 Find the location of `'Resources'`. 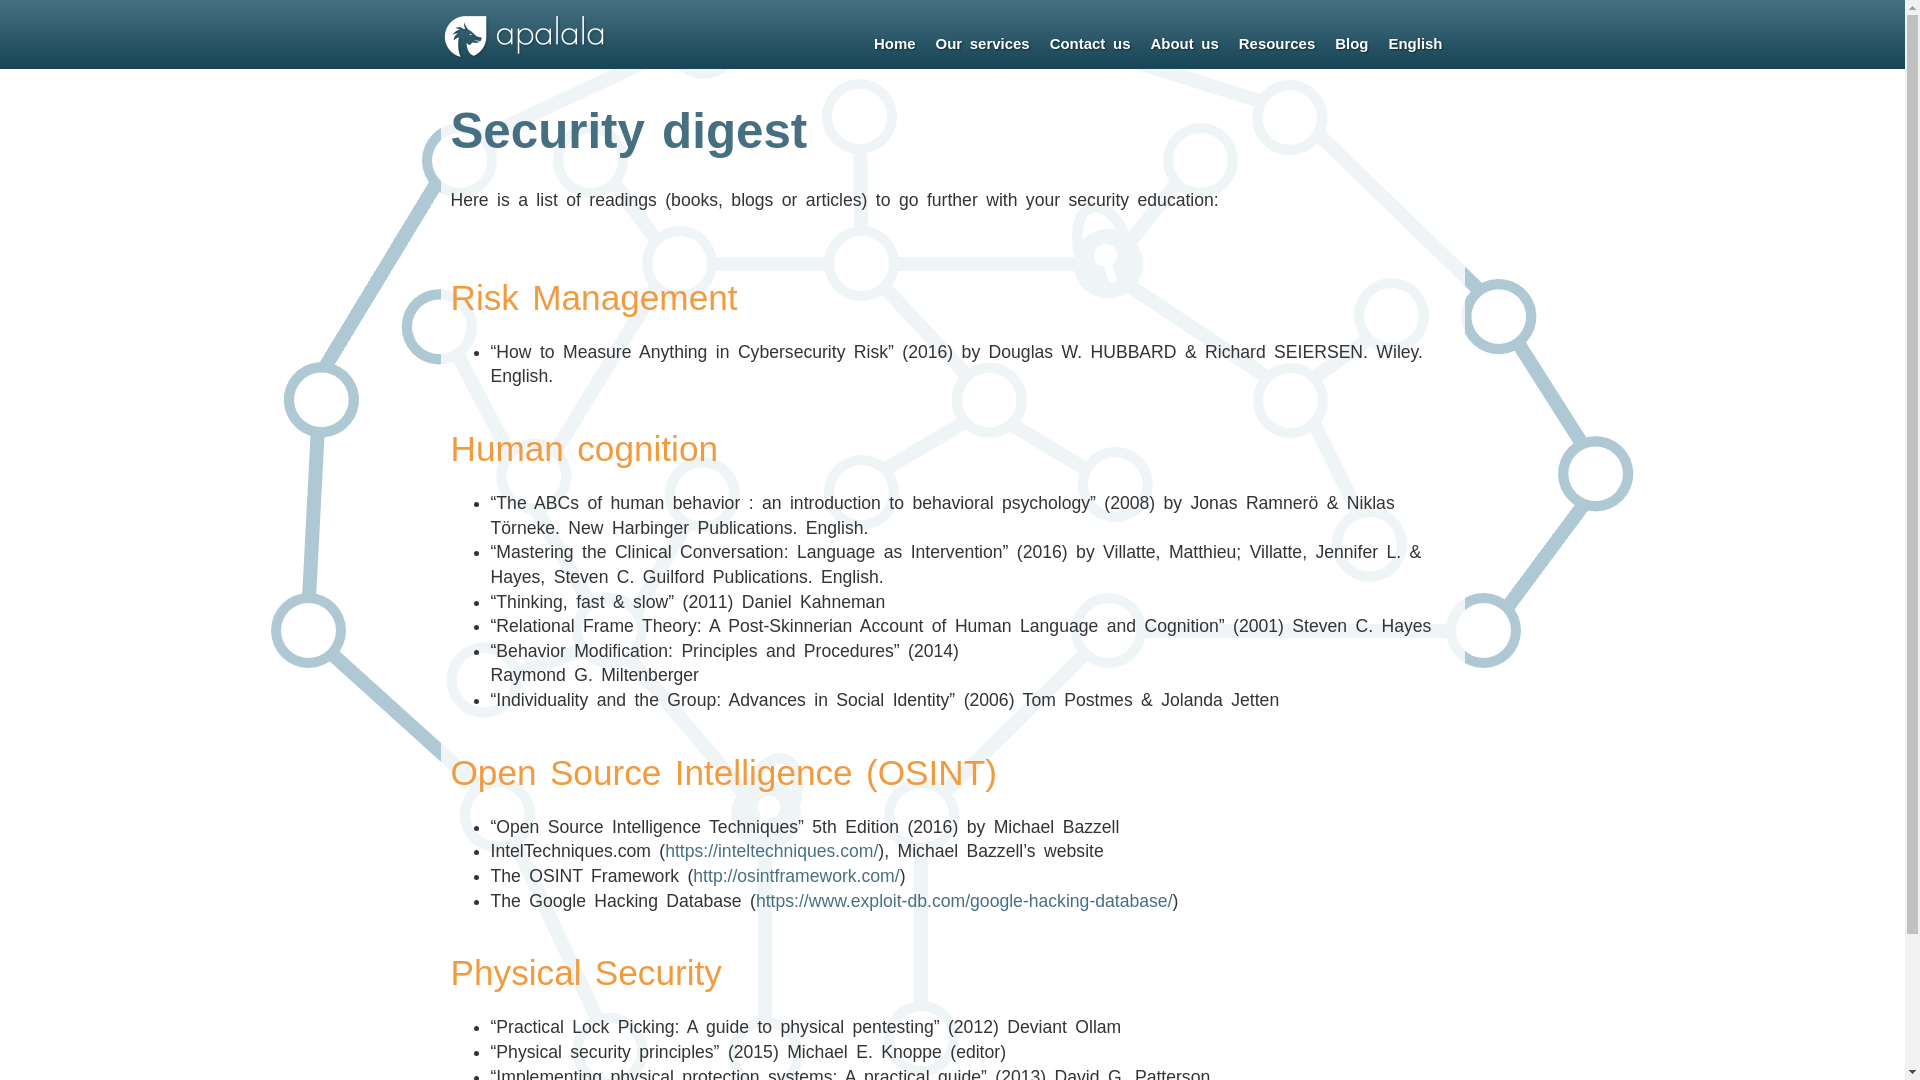

'Resources' is located at coordinates (1275, 44).